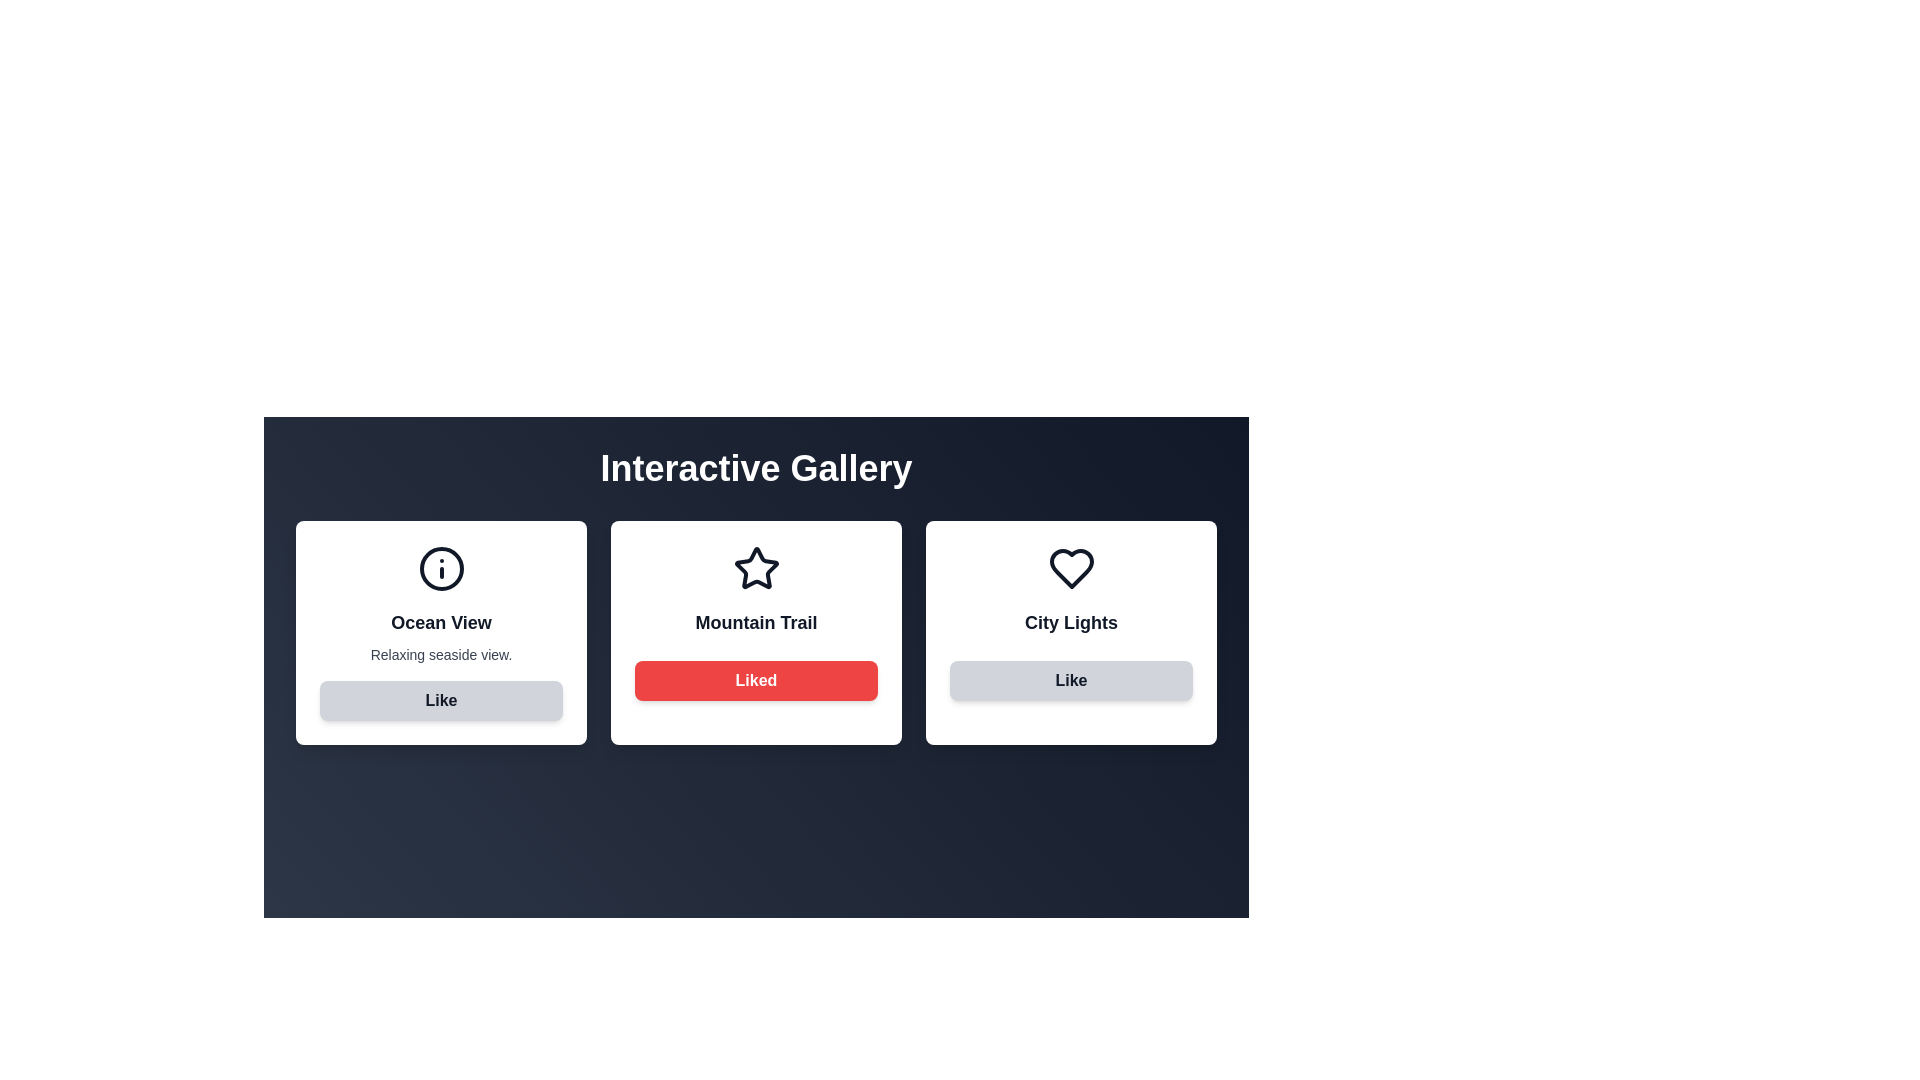 This screenshot has height=1080, width=1920. I want to click on the SVG Circle Element that is styled as an outline and located centrally within the 'Ocean View' card, which is part of an information icon, so click(440, 569).